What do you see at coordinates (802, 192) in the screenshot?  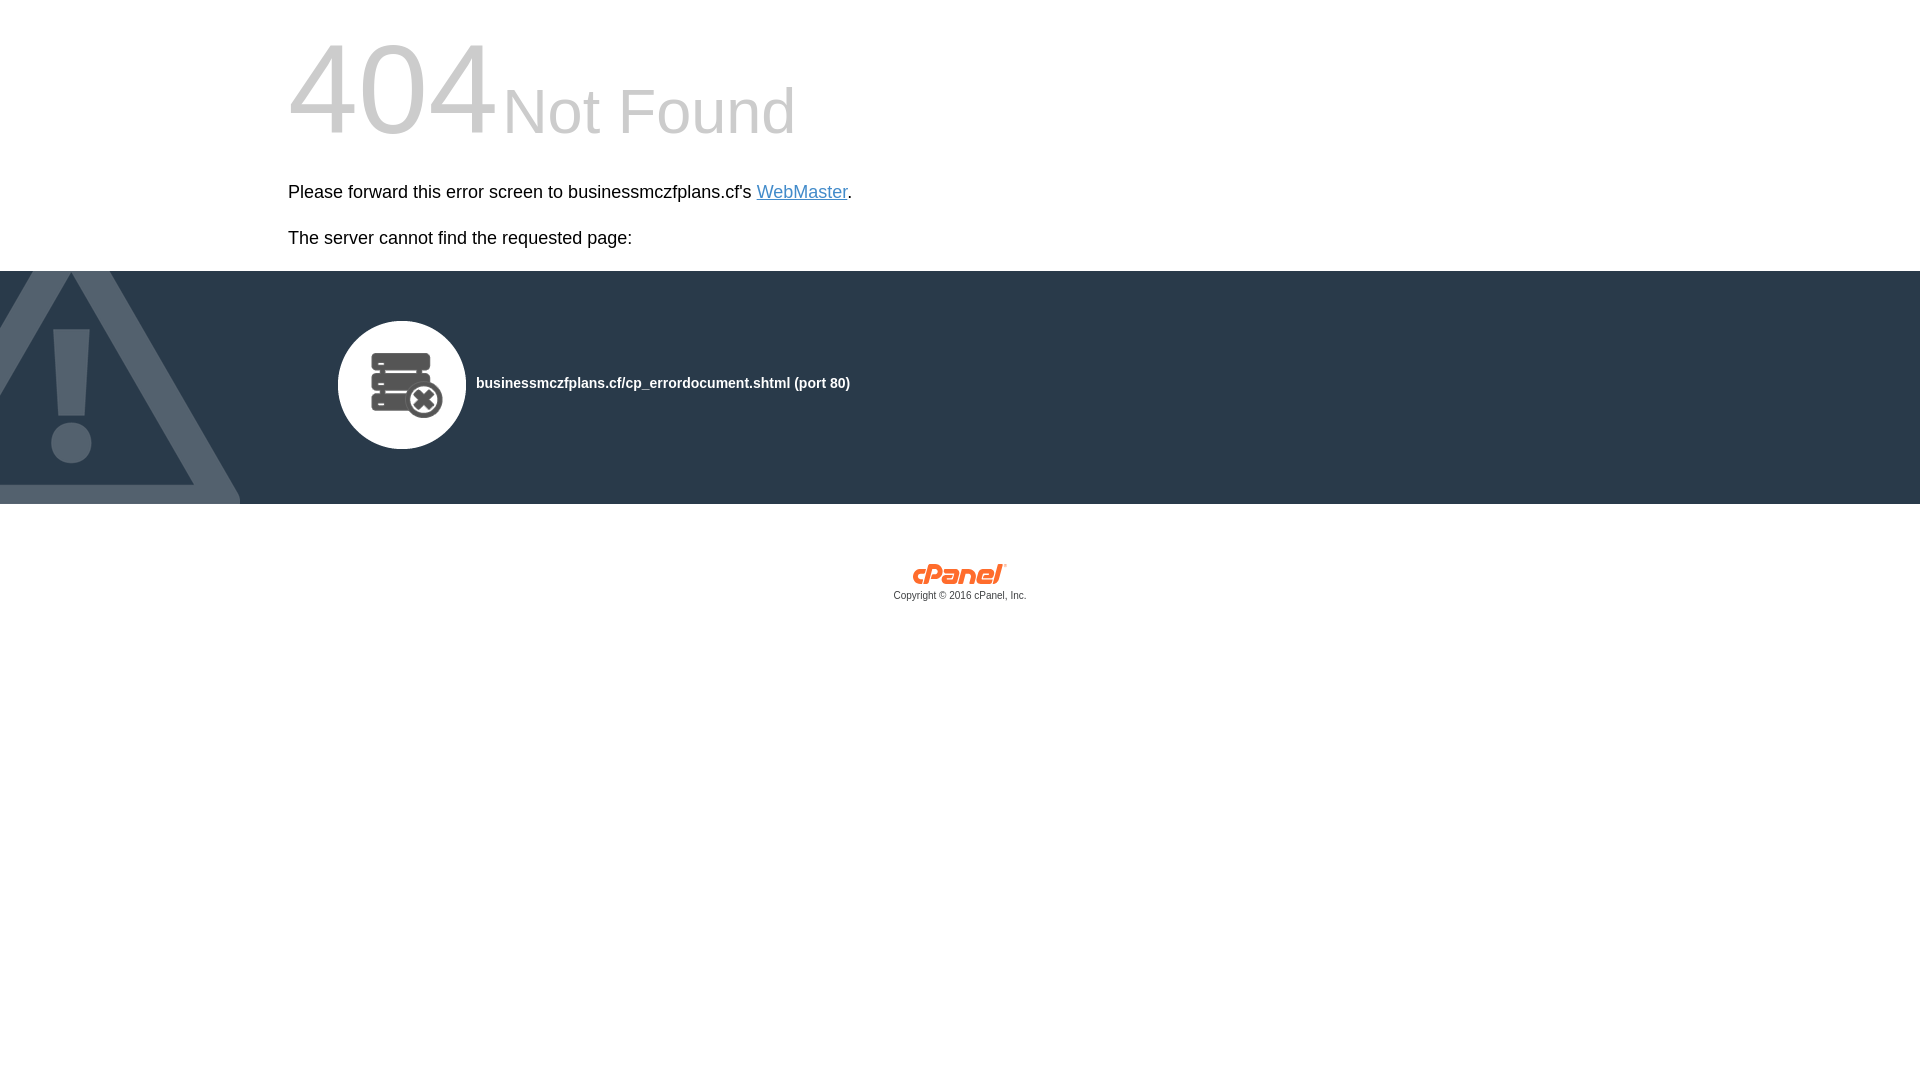 I see `'WebMaster'` at bounding box center [802, 192].